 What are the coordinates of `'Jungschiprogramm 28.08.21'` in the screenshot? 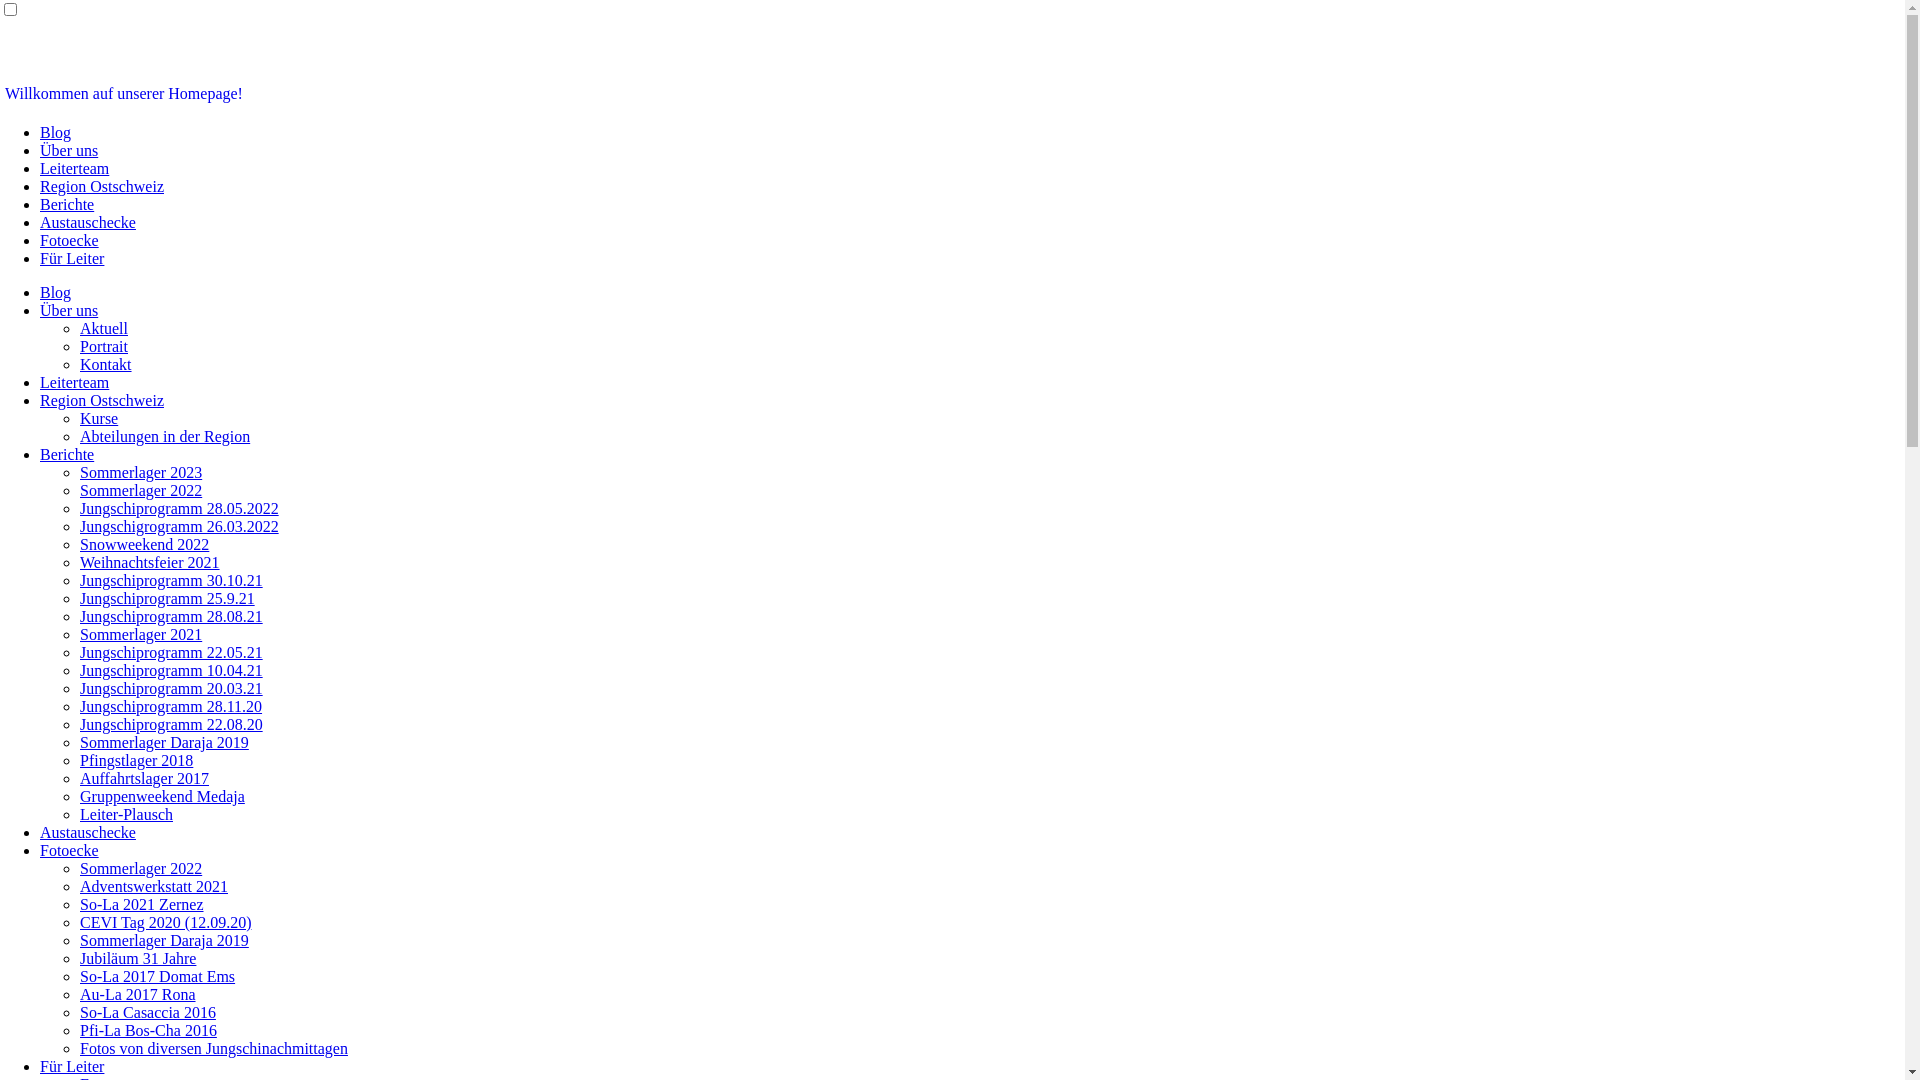 It's located at (171, 615).